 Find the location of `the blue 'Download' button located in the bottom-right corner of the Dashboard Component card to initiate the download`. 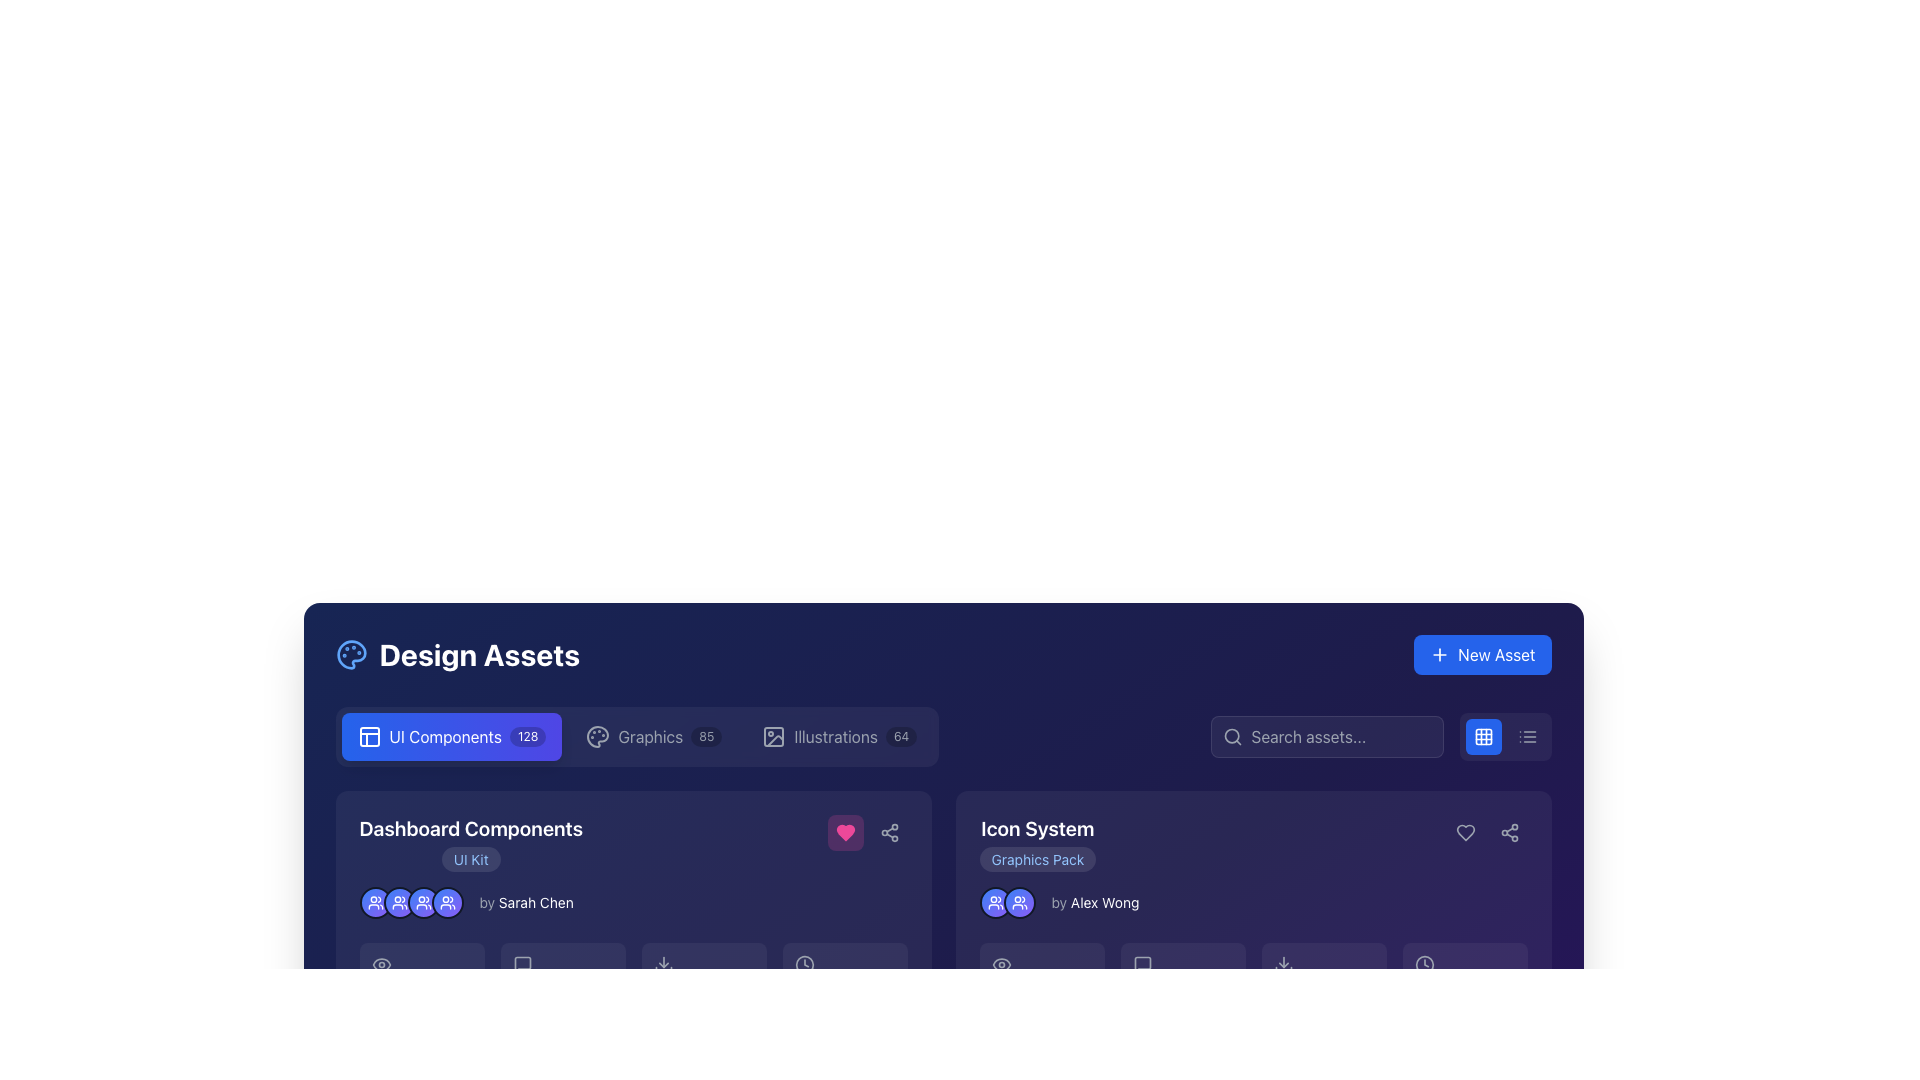

the blue 'Download' button located in the bottom-right corner of the Dashboard Component card to initiate the download is located at coordinates (632, 1049).